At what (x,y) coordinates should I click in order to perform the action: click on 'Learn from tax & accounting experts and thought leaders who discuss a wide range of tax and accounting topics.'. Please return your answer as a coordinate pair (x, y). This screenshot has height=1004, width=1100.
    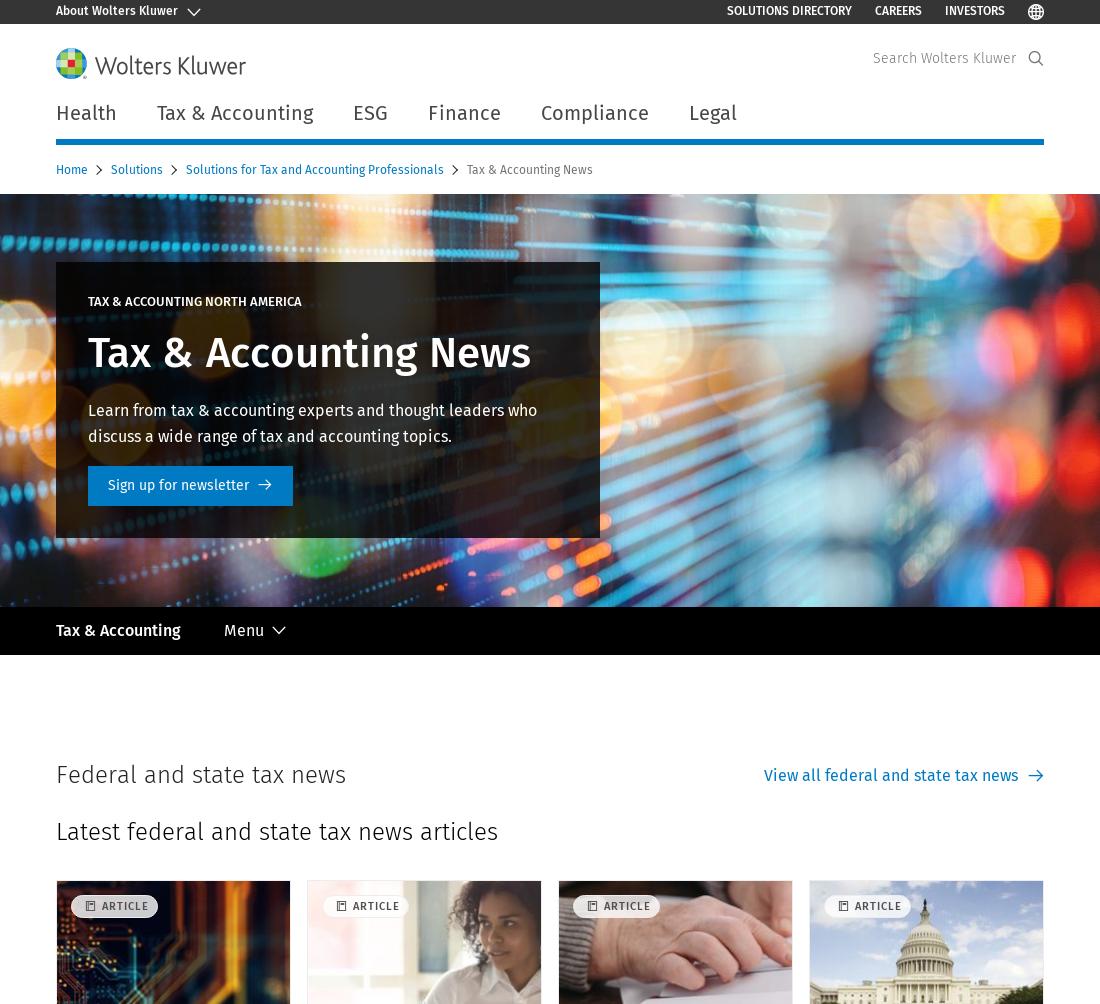
    Looking at the image, I should click on (311, 422).